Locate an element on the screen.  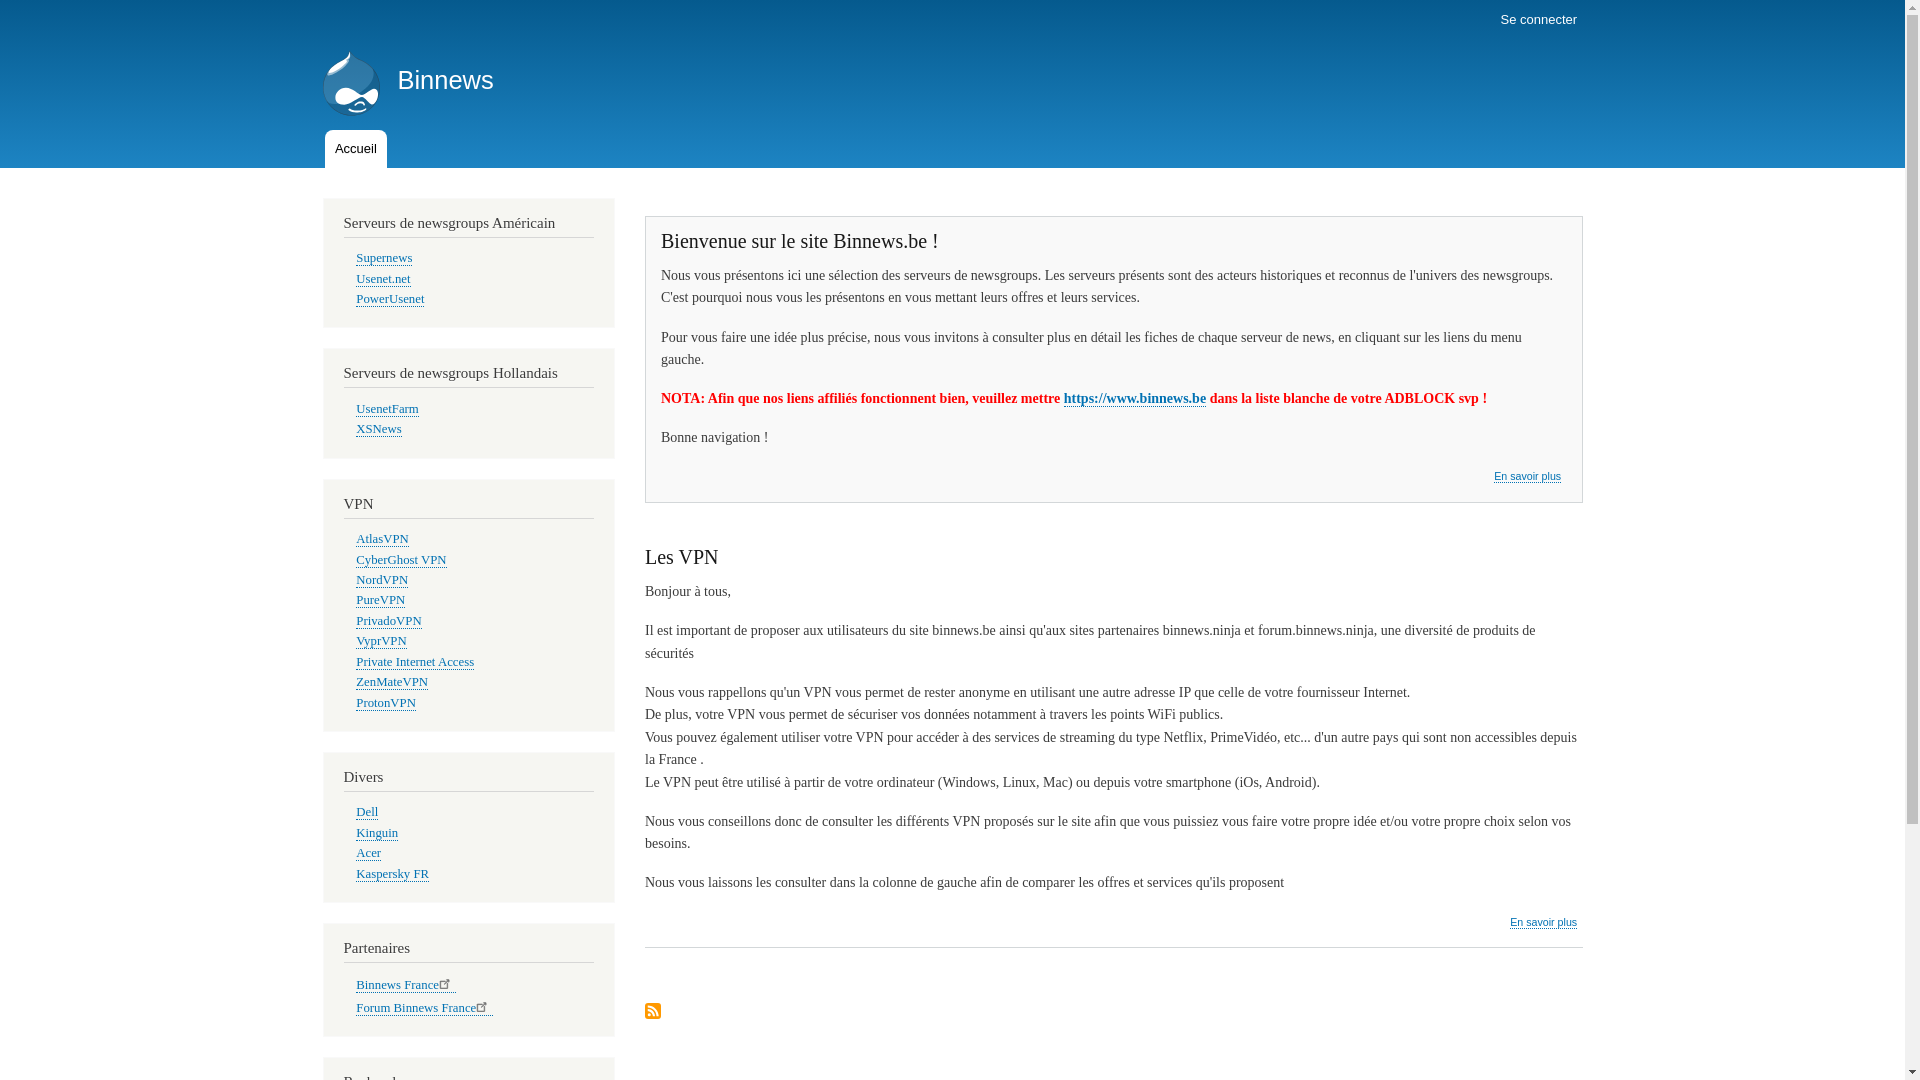
'Binnews' is located at coordinates (444, 79).